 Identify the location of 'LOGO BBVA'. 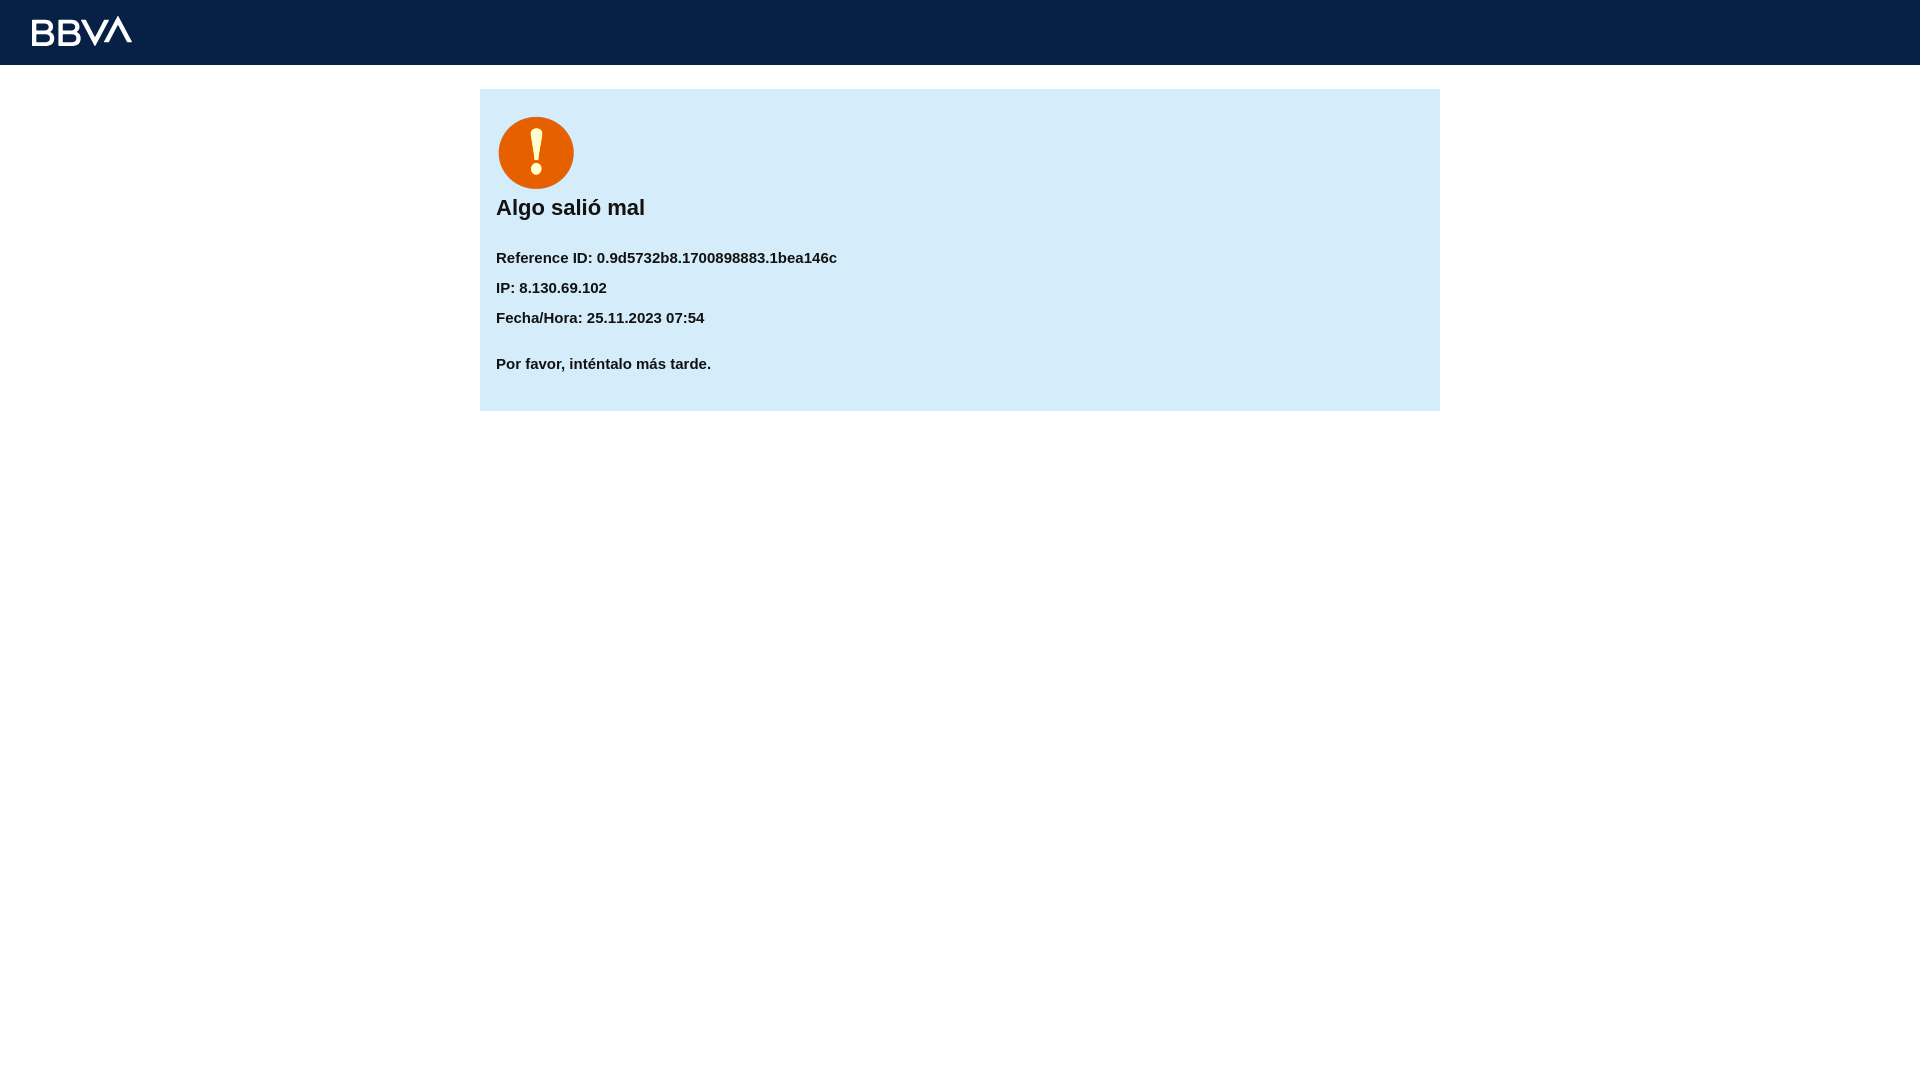
(80, 30).